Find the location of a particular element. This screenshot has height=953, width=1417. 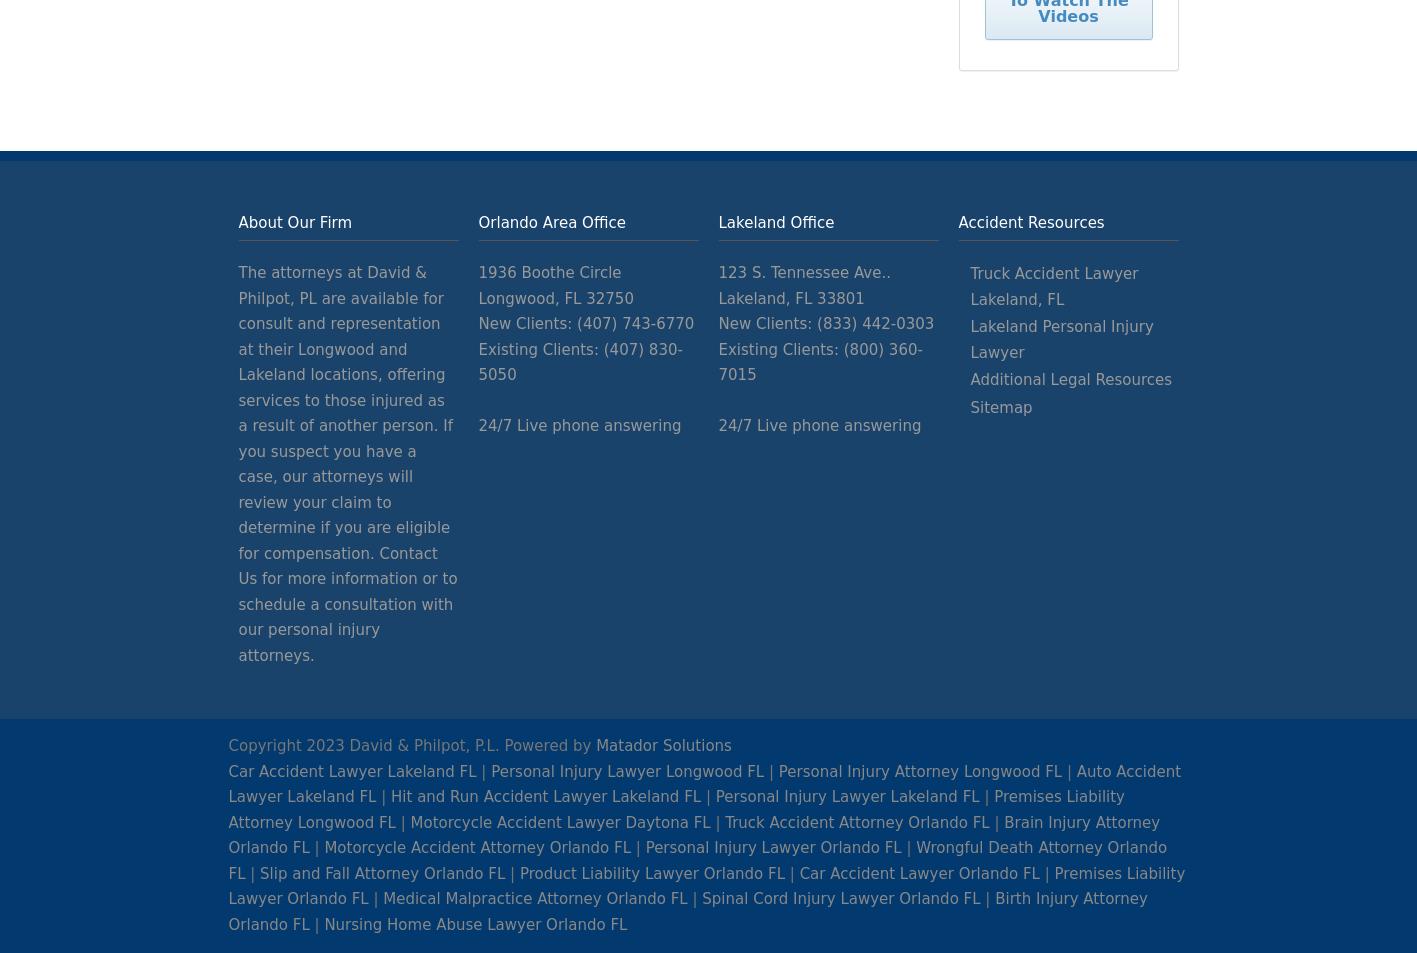

'Car Accident Lawyer Orlando FL' is located at coordinates (919, 873).